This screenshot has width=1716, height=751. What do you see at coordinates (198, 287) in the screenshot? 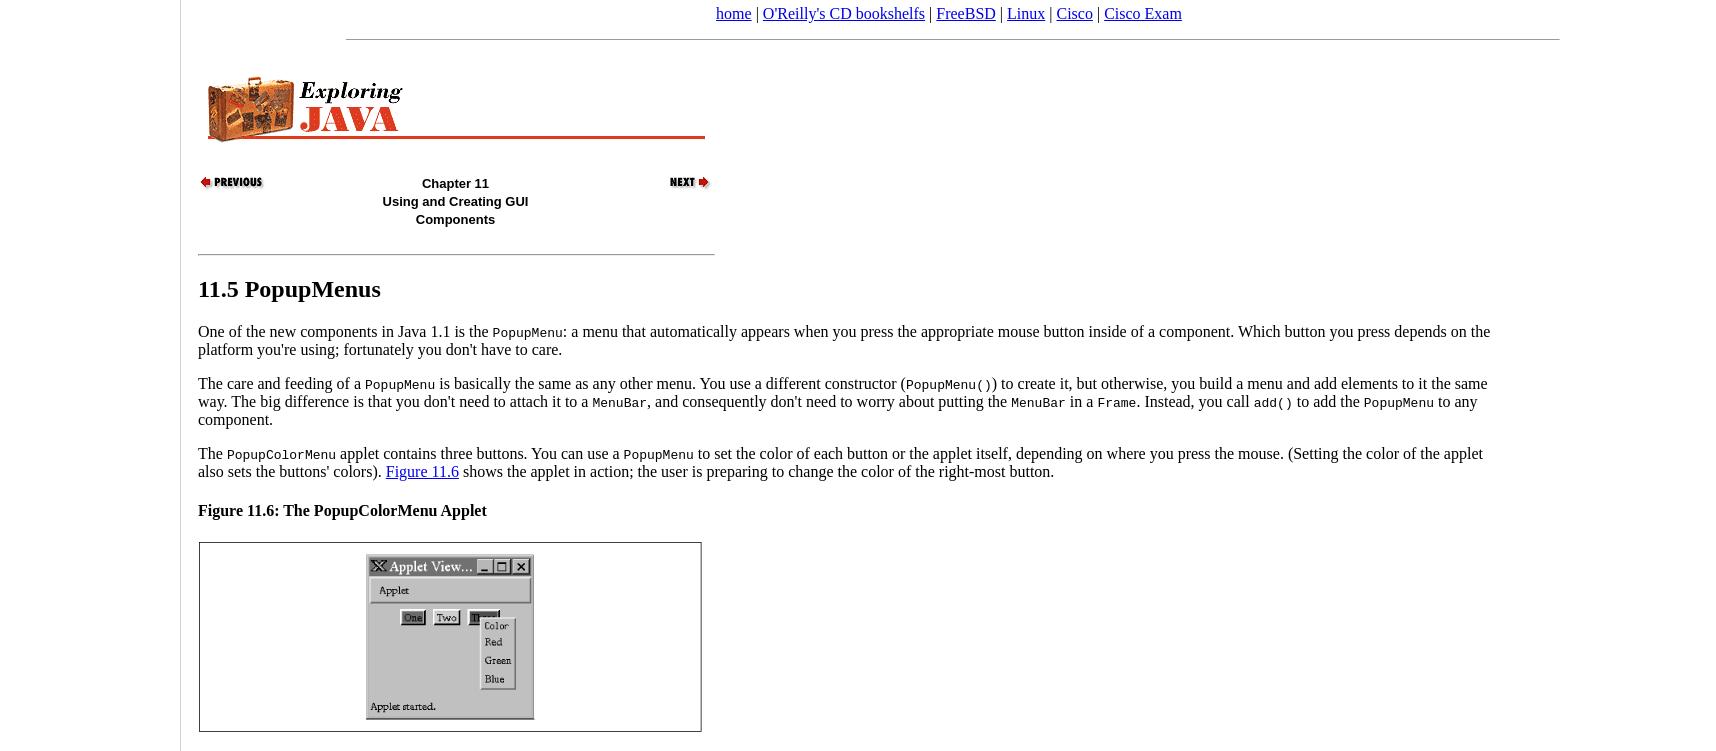
I see `'11.5 PopupMenus'` at bounding box center [198, 287].